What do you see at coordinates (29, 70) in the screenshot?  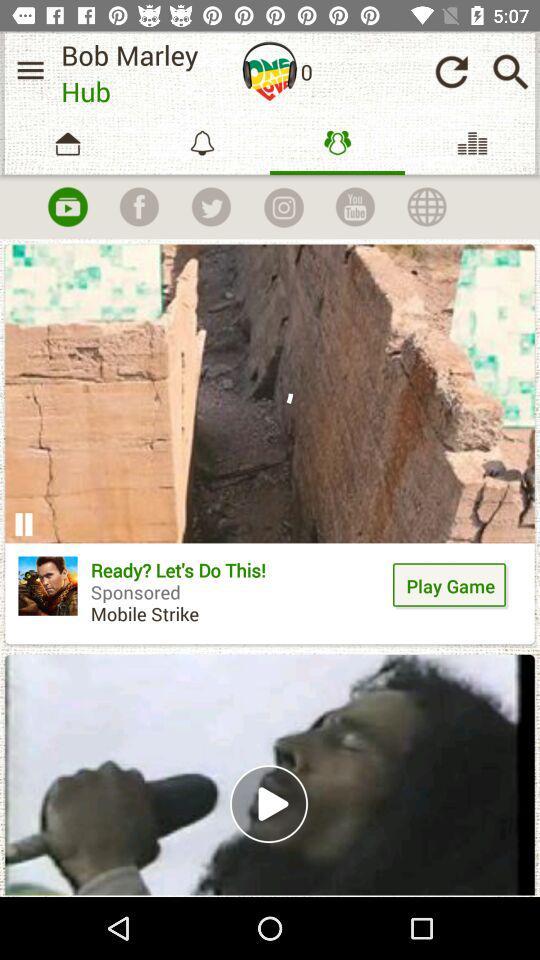 I see `main menu` at bounding box center [29, 70].